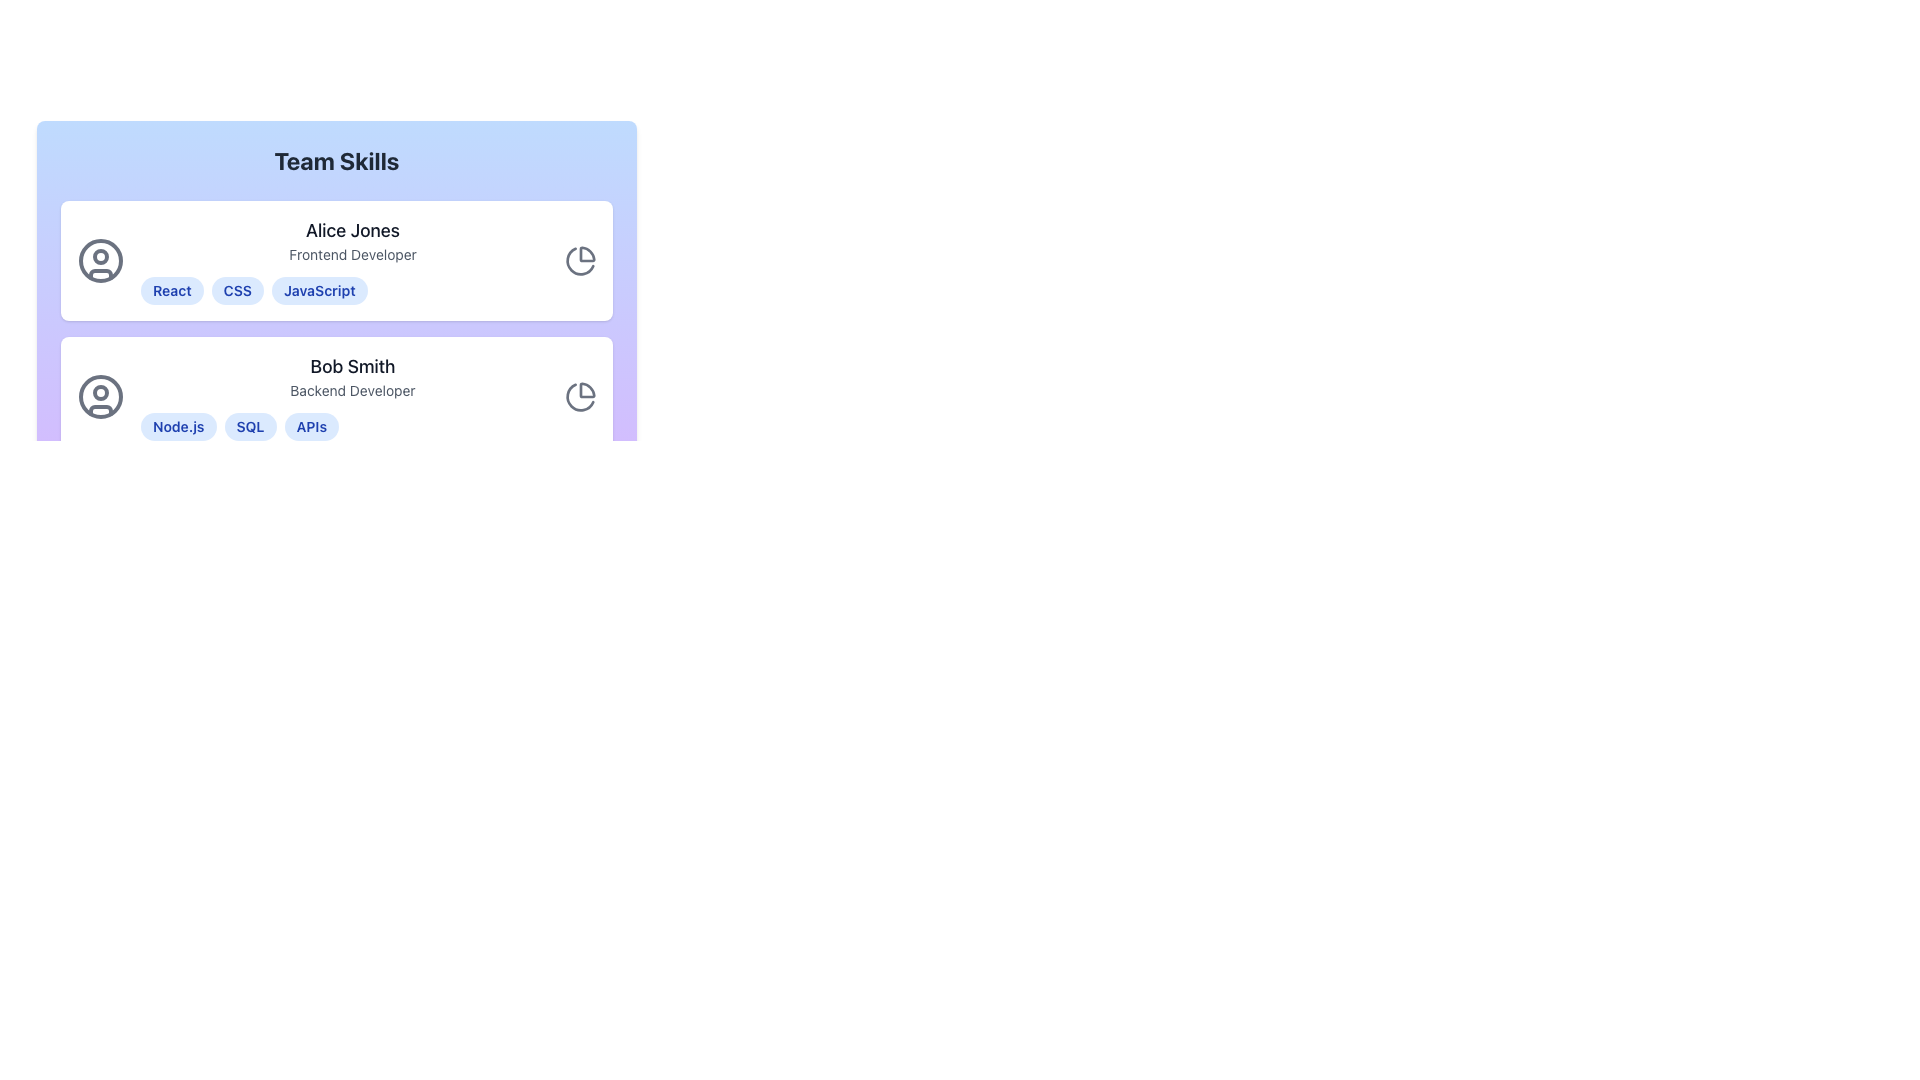  What do you see at coordinates (353, 390) in the screenshot?
I see `the 'Backend Developer' text label, which is styled in gray font and located beneath the name 'Bob Smith' in the 'Team Skills' section` at bounding box center [353, 390].